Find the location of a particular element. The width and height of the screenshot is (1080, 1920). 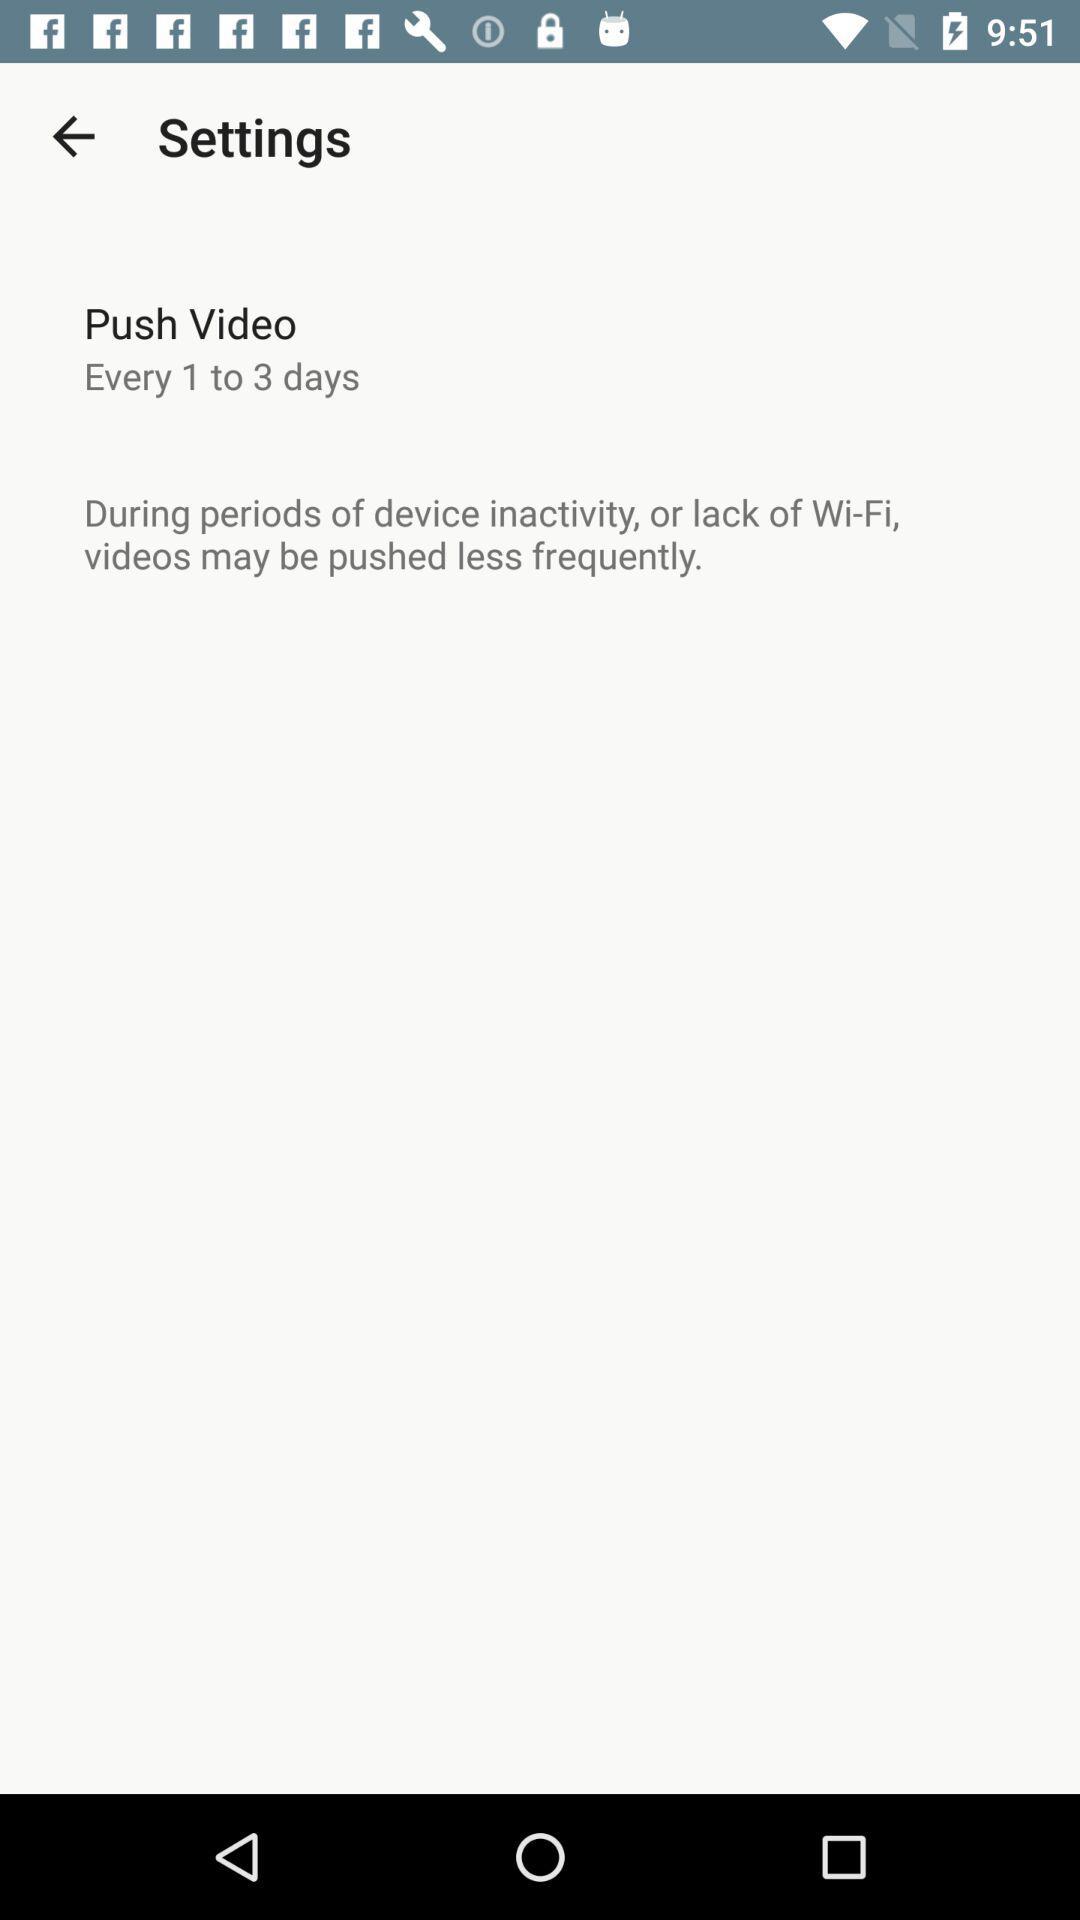

the item above the every 1 to icon is located at coordinates (190, 322).